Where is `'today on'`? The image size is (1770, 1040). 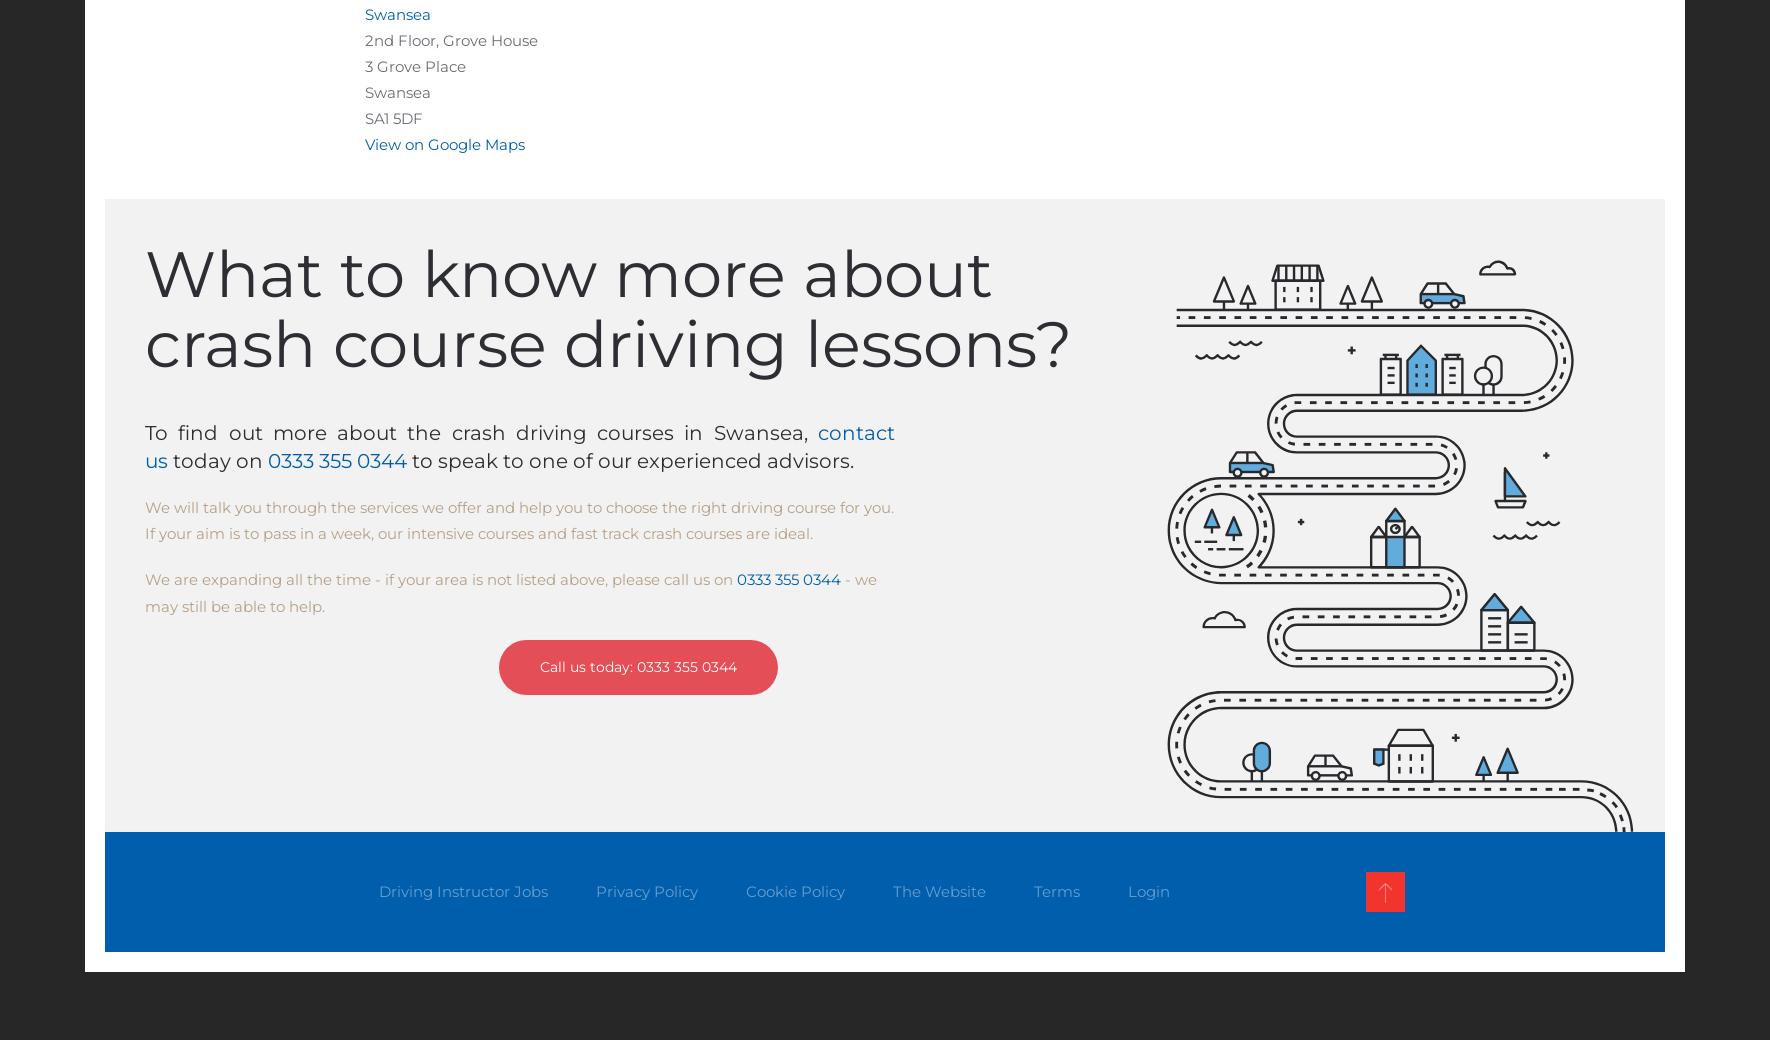 'today on' is located at coordinates (218, 461).